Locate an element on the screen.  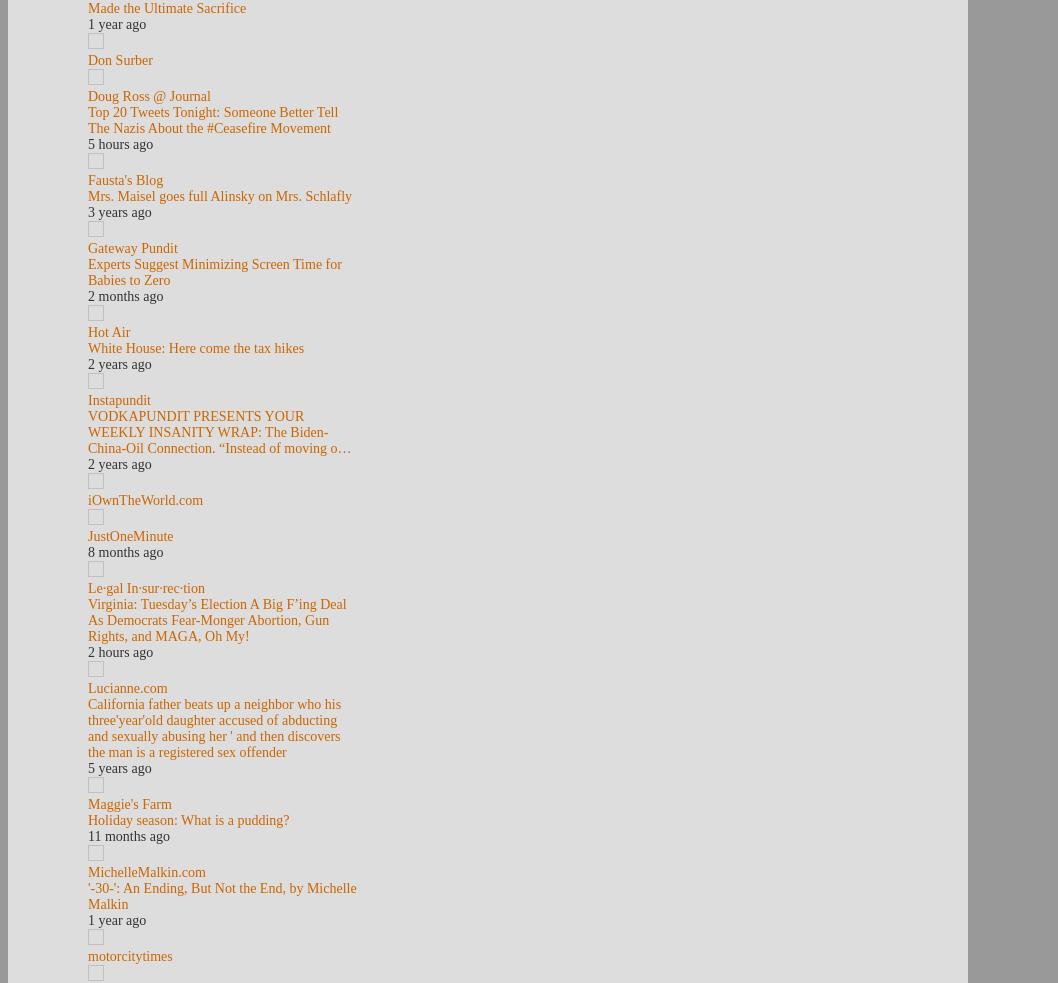
'Instapundit' is located at coordinates (118, 399).